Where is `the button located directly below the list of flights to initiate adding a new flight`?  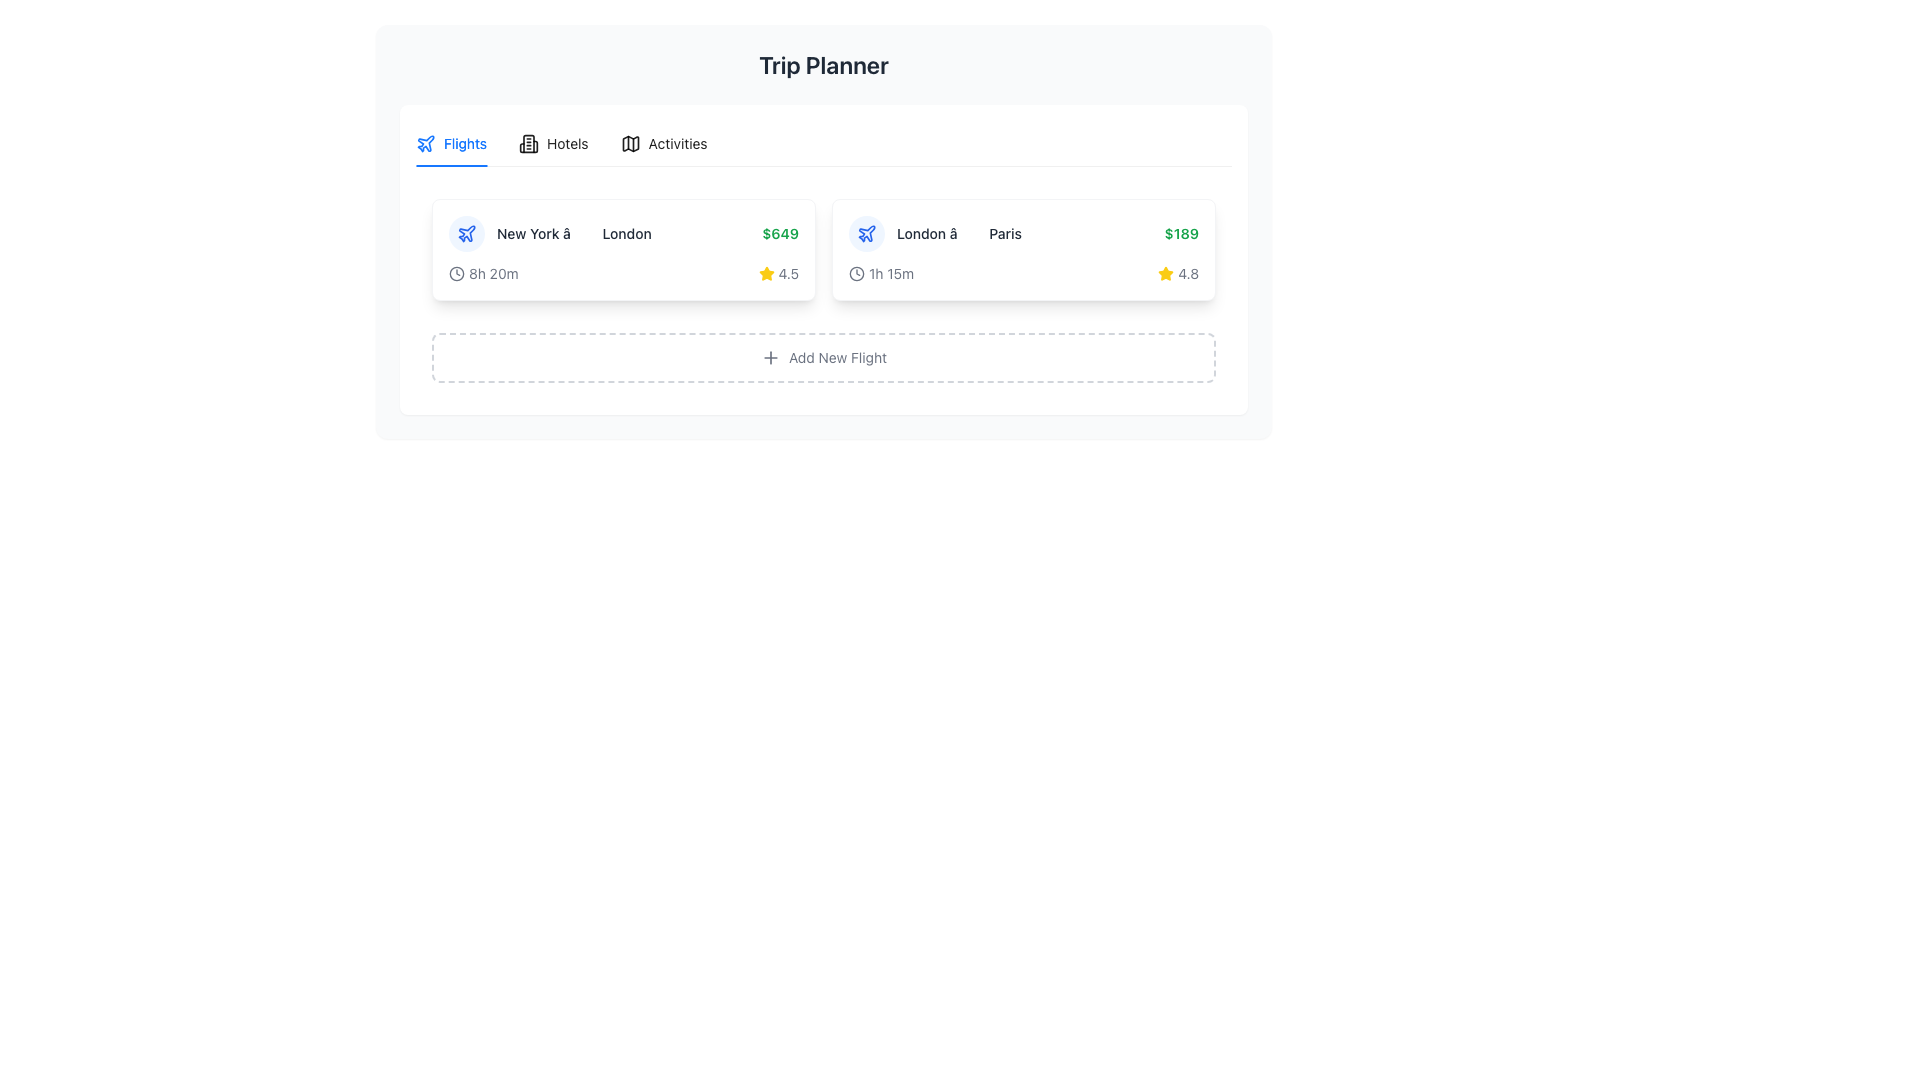 the button located directly below the list of flights to initiate adding a new flight is located at coordinates (824, 357).